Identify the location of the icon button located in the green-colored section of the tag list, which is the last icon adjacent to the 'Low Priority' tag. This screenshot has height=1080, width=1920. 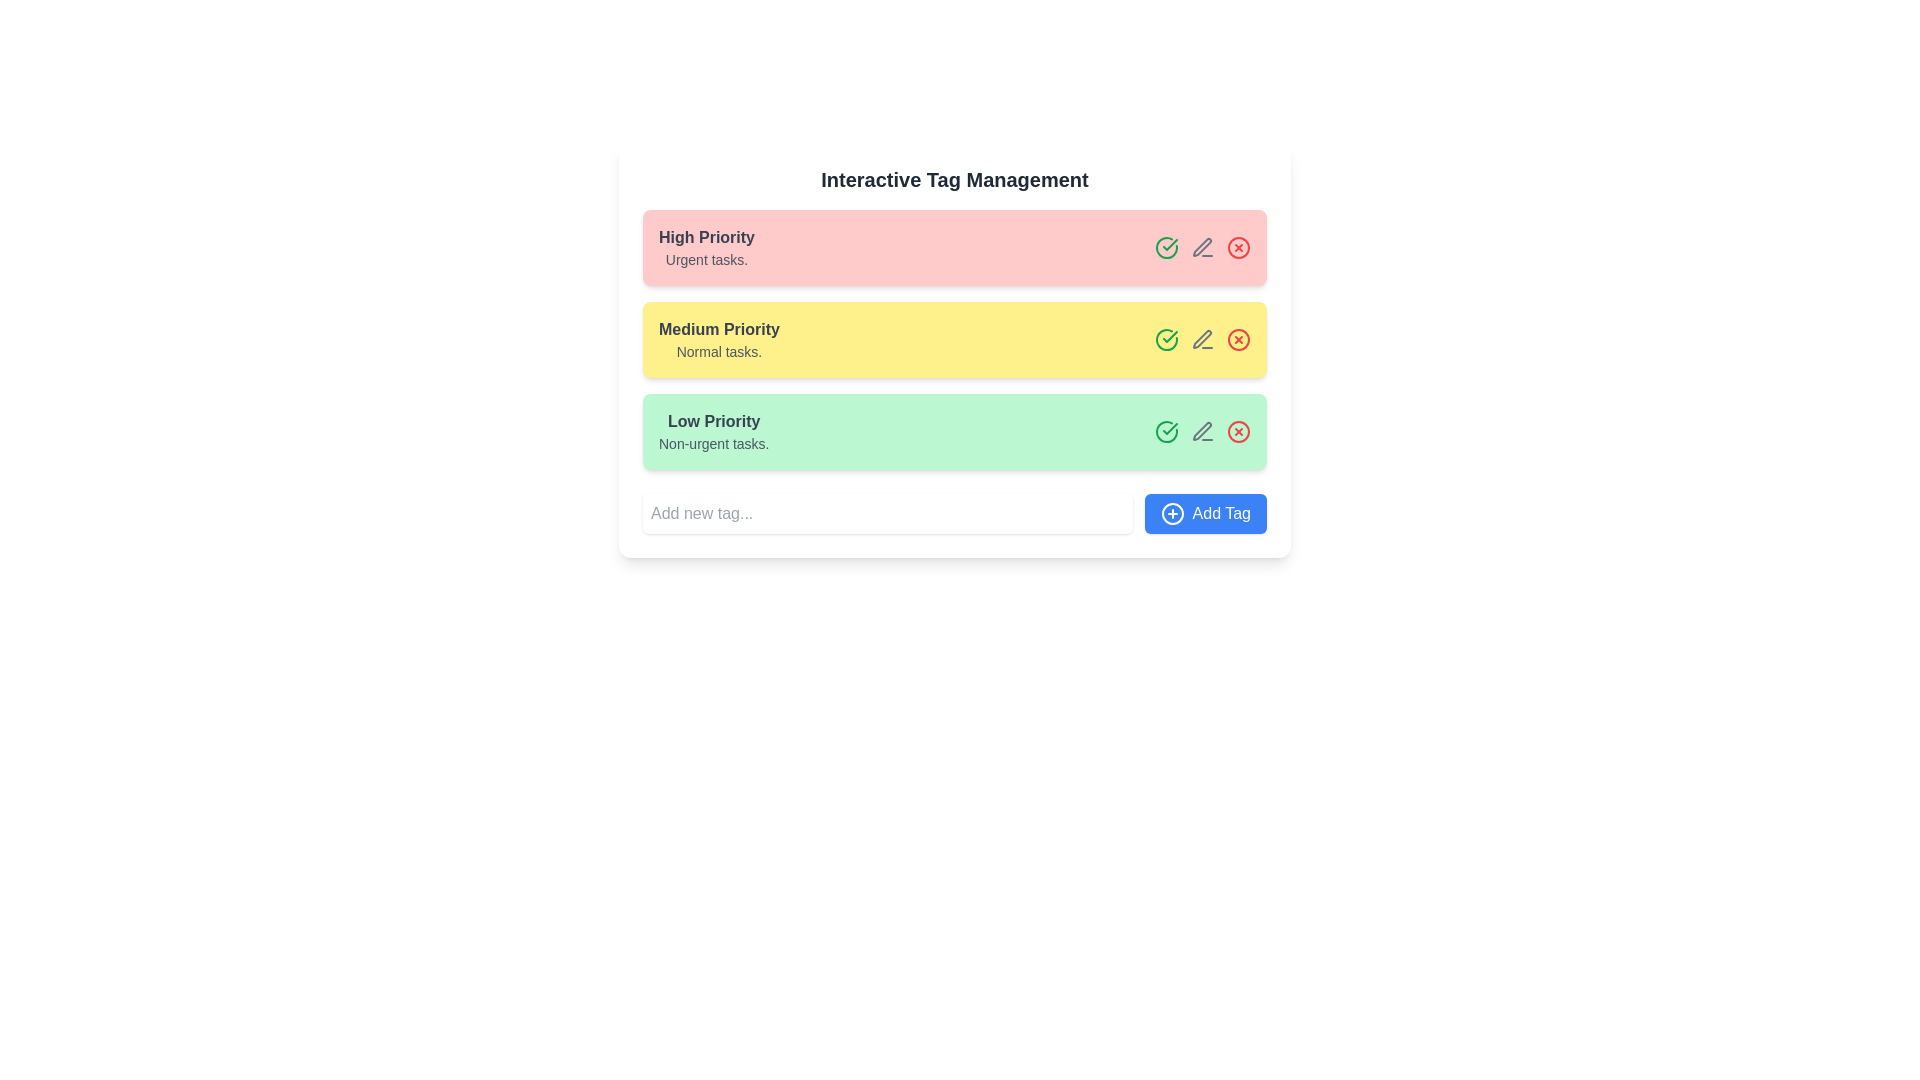
(1237, 431).